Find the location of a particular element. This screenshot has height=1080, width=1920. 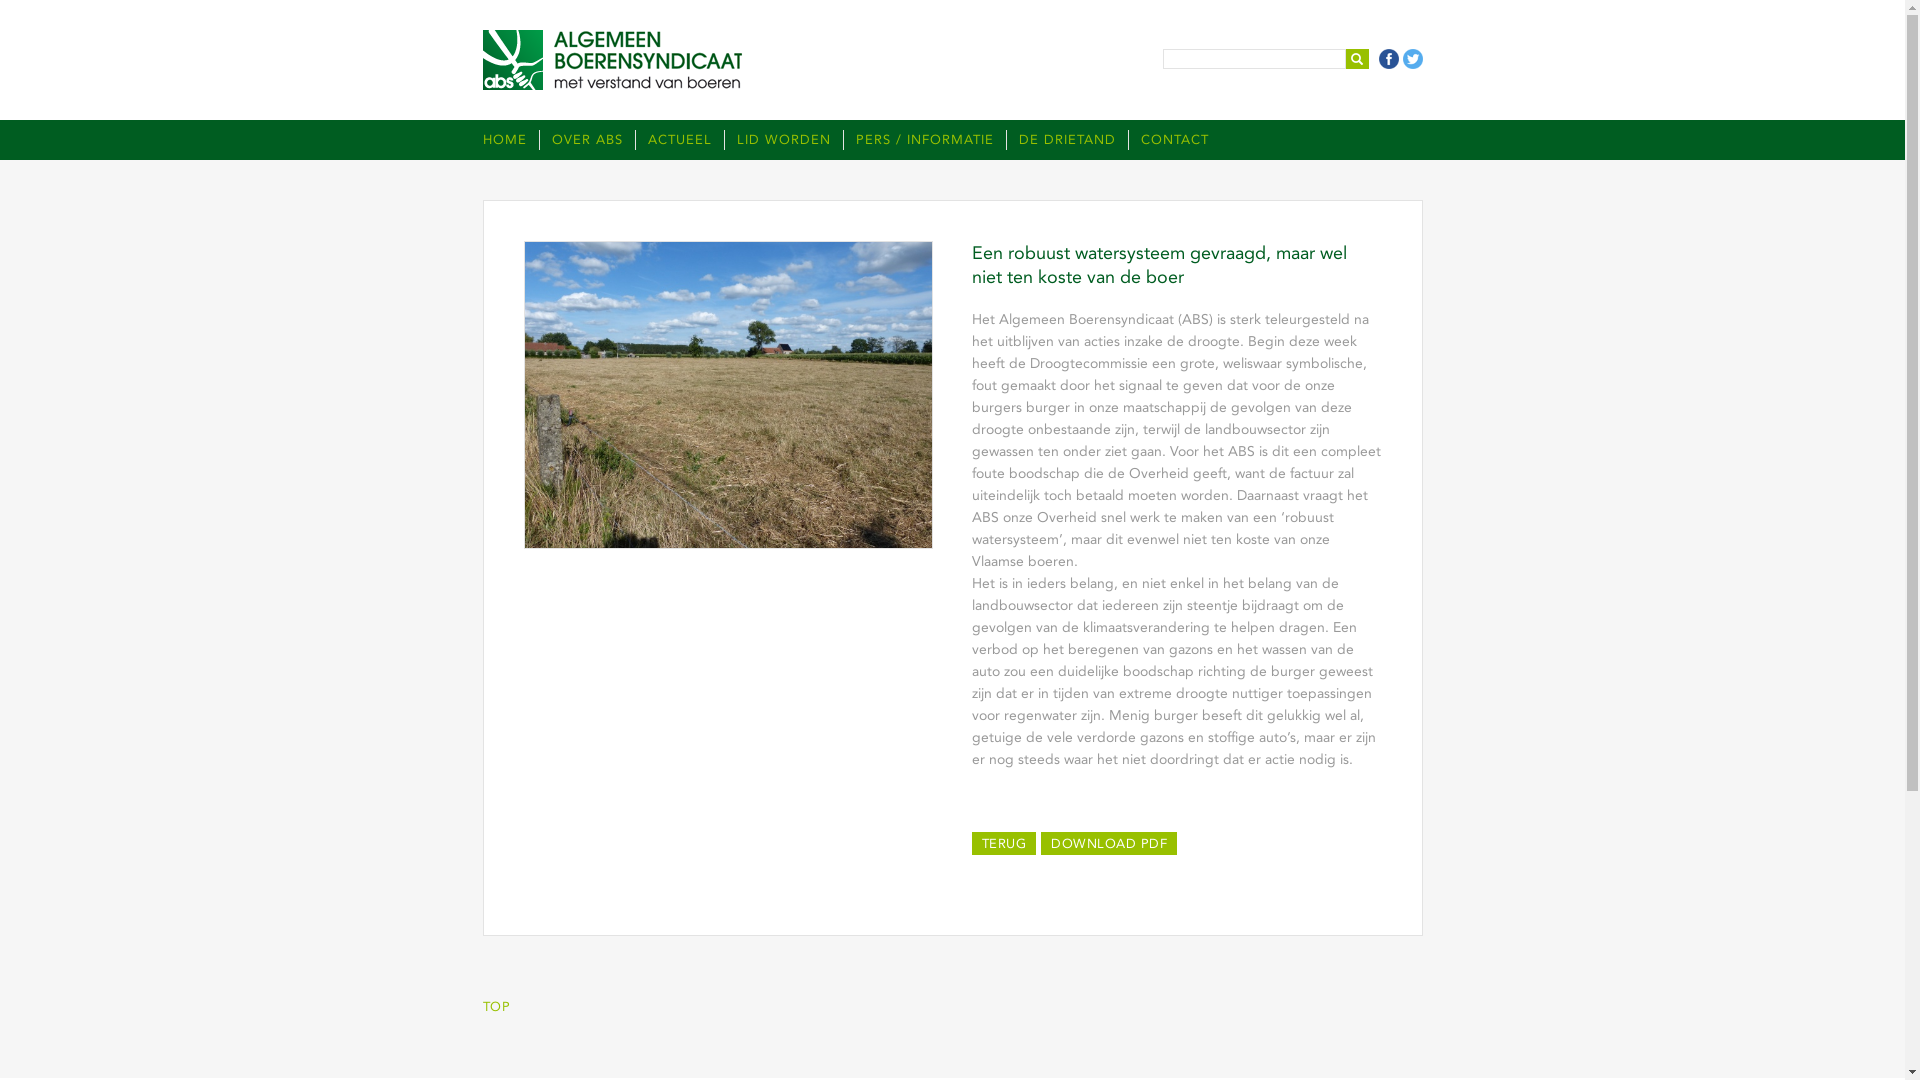

'PERS / INFORMATIE' is located at coordinates (841, 138).